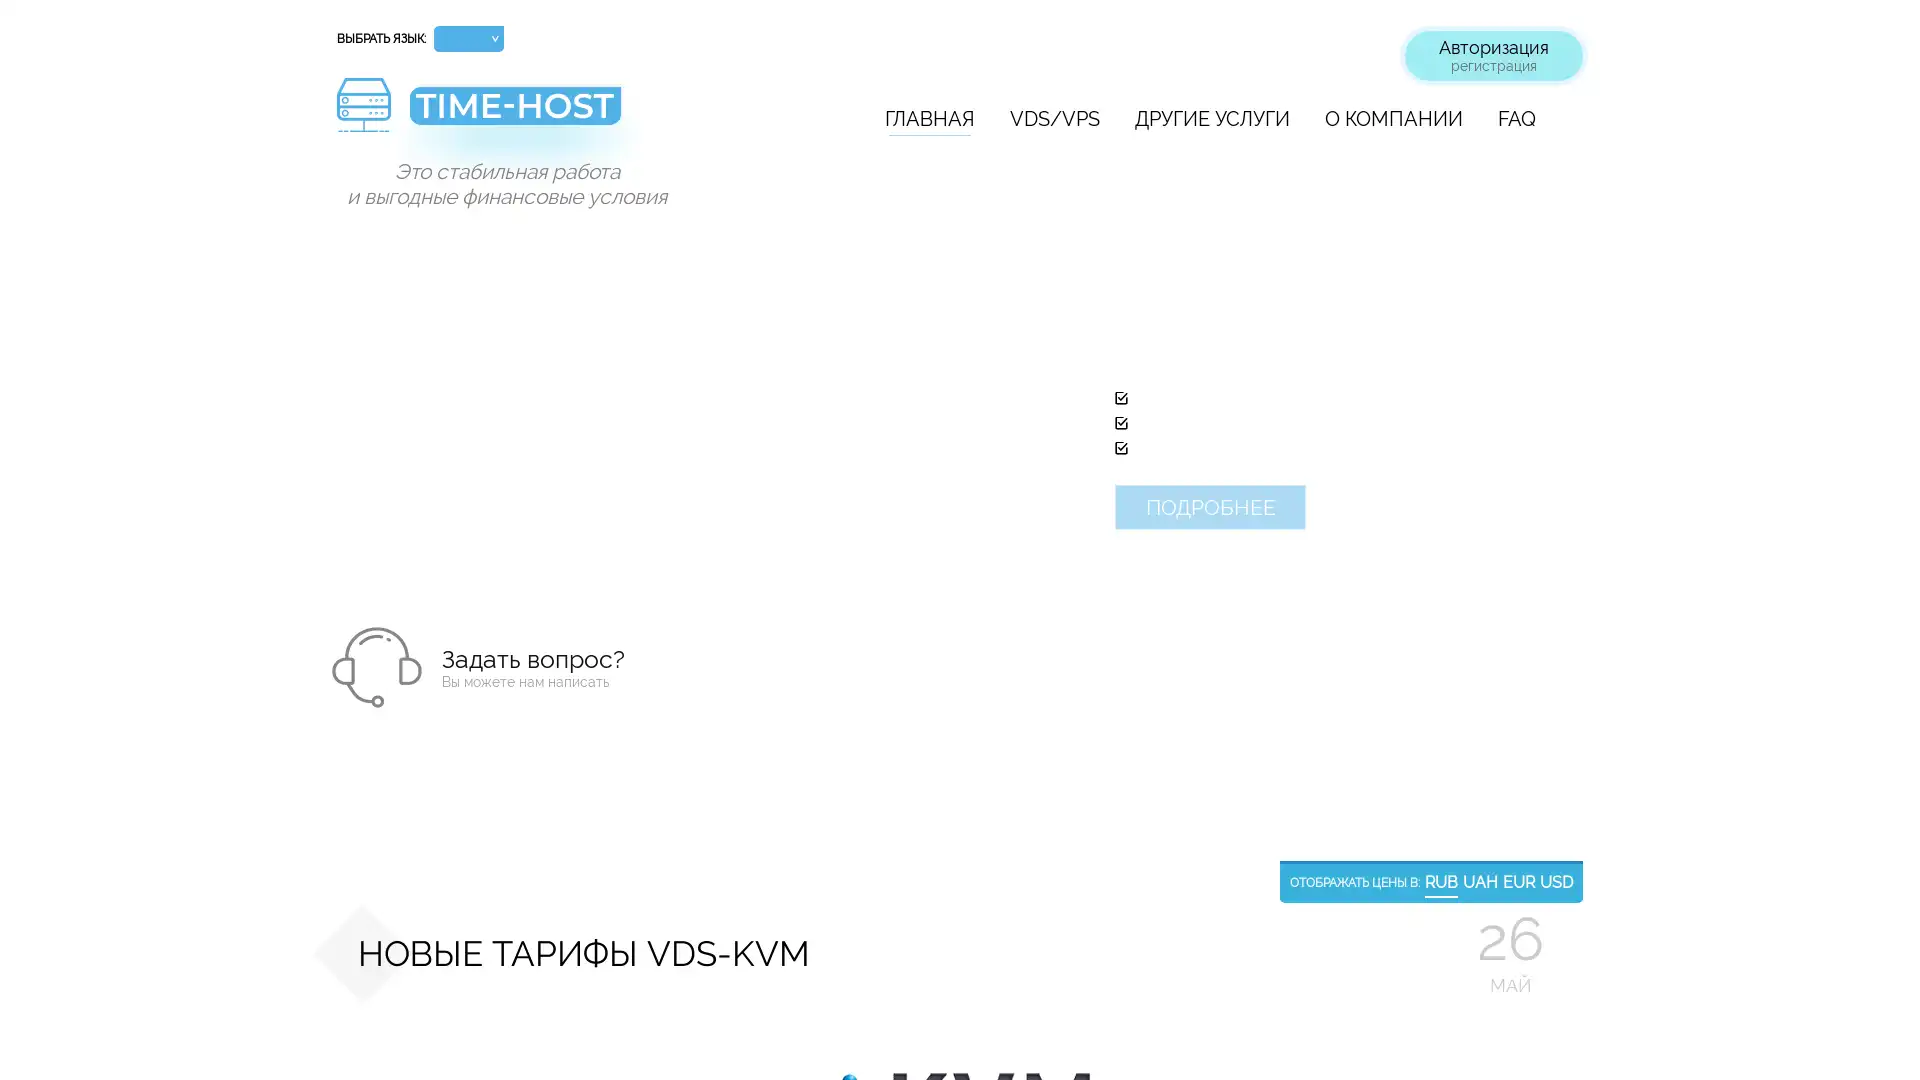  What do you see at coordinates (468, 141) in the screenshot?
I see `fr FR` at bounding box center [468, 141].